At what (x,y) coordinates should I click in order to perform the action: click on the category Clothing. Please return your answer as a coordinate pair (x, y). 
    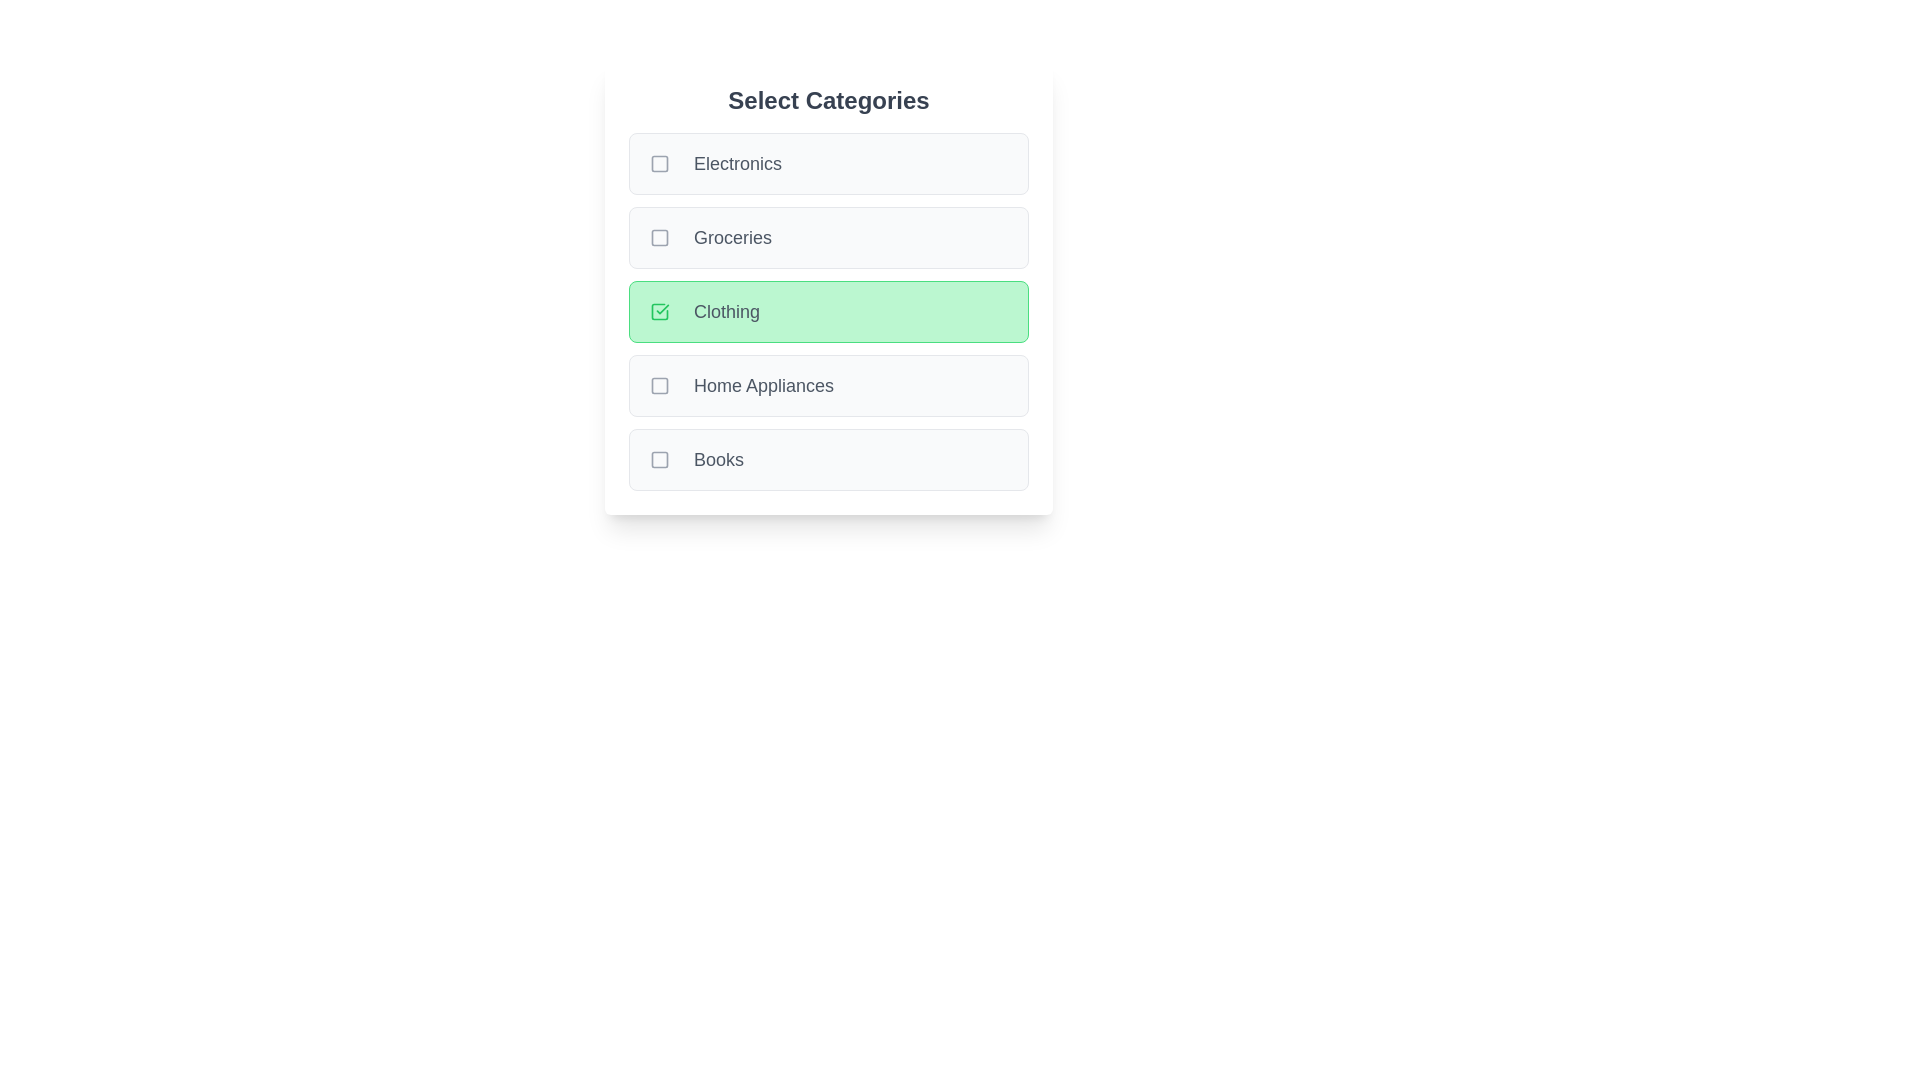
    Looking at the image, I should click on (829, 312).